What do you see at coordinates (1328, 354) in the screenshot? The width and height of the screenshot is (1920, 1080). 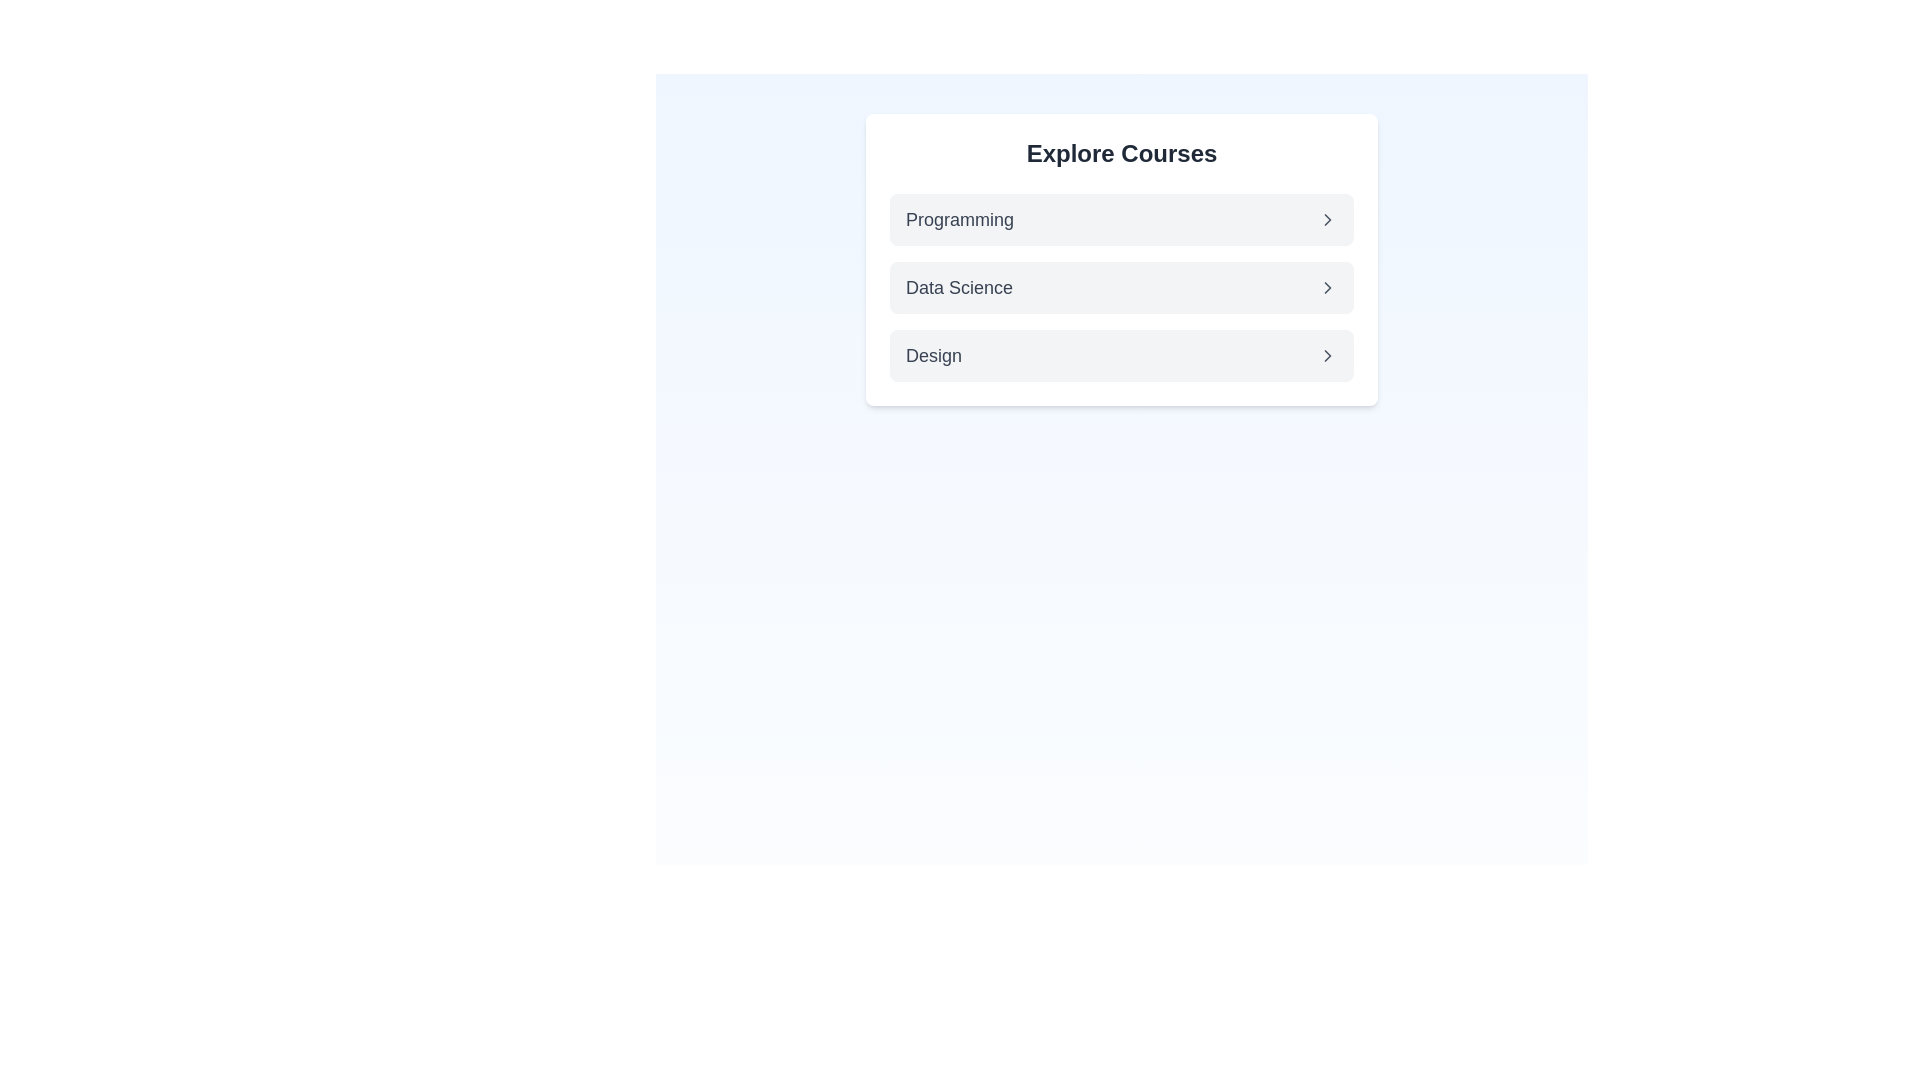 I see `the chevron icon that indicates the 'Design' menu item, which is the third icon in a vertical sequence of similar icons` at bounding box center [1328, 354].